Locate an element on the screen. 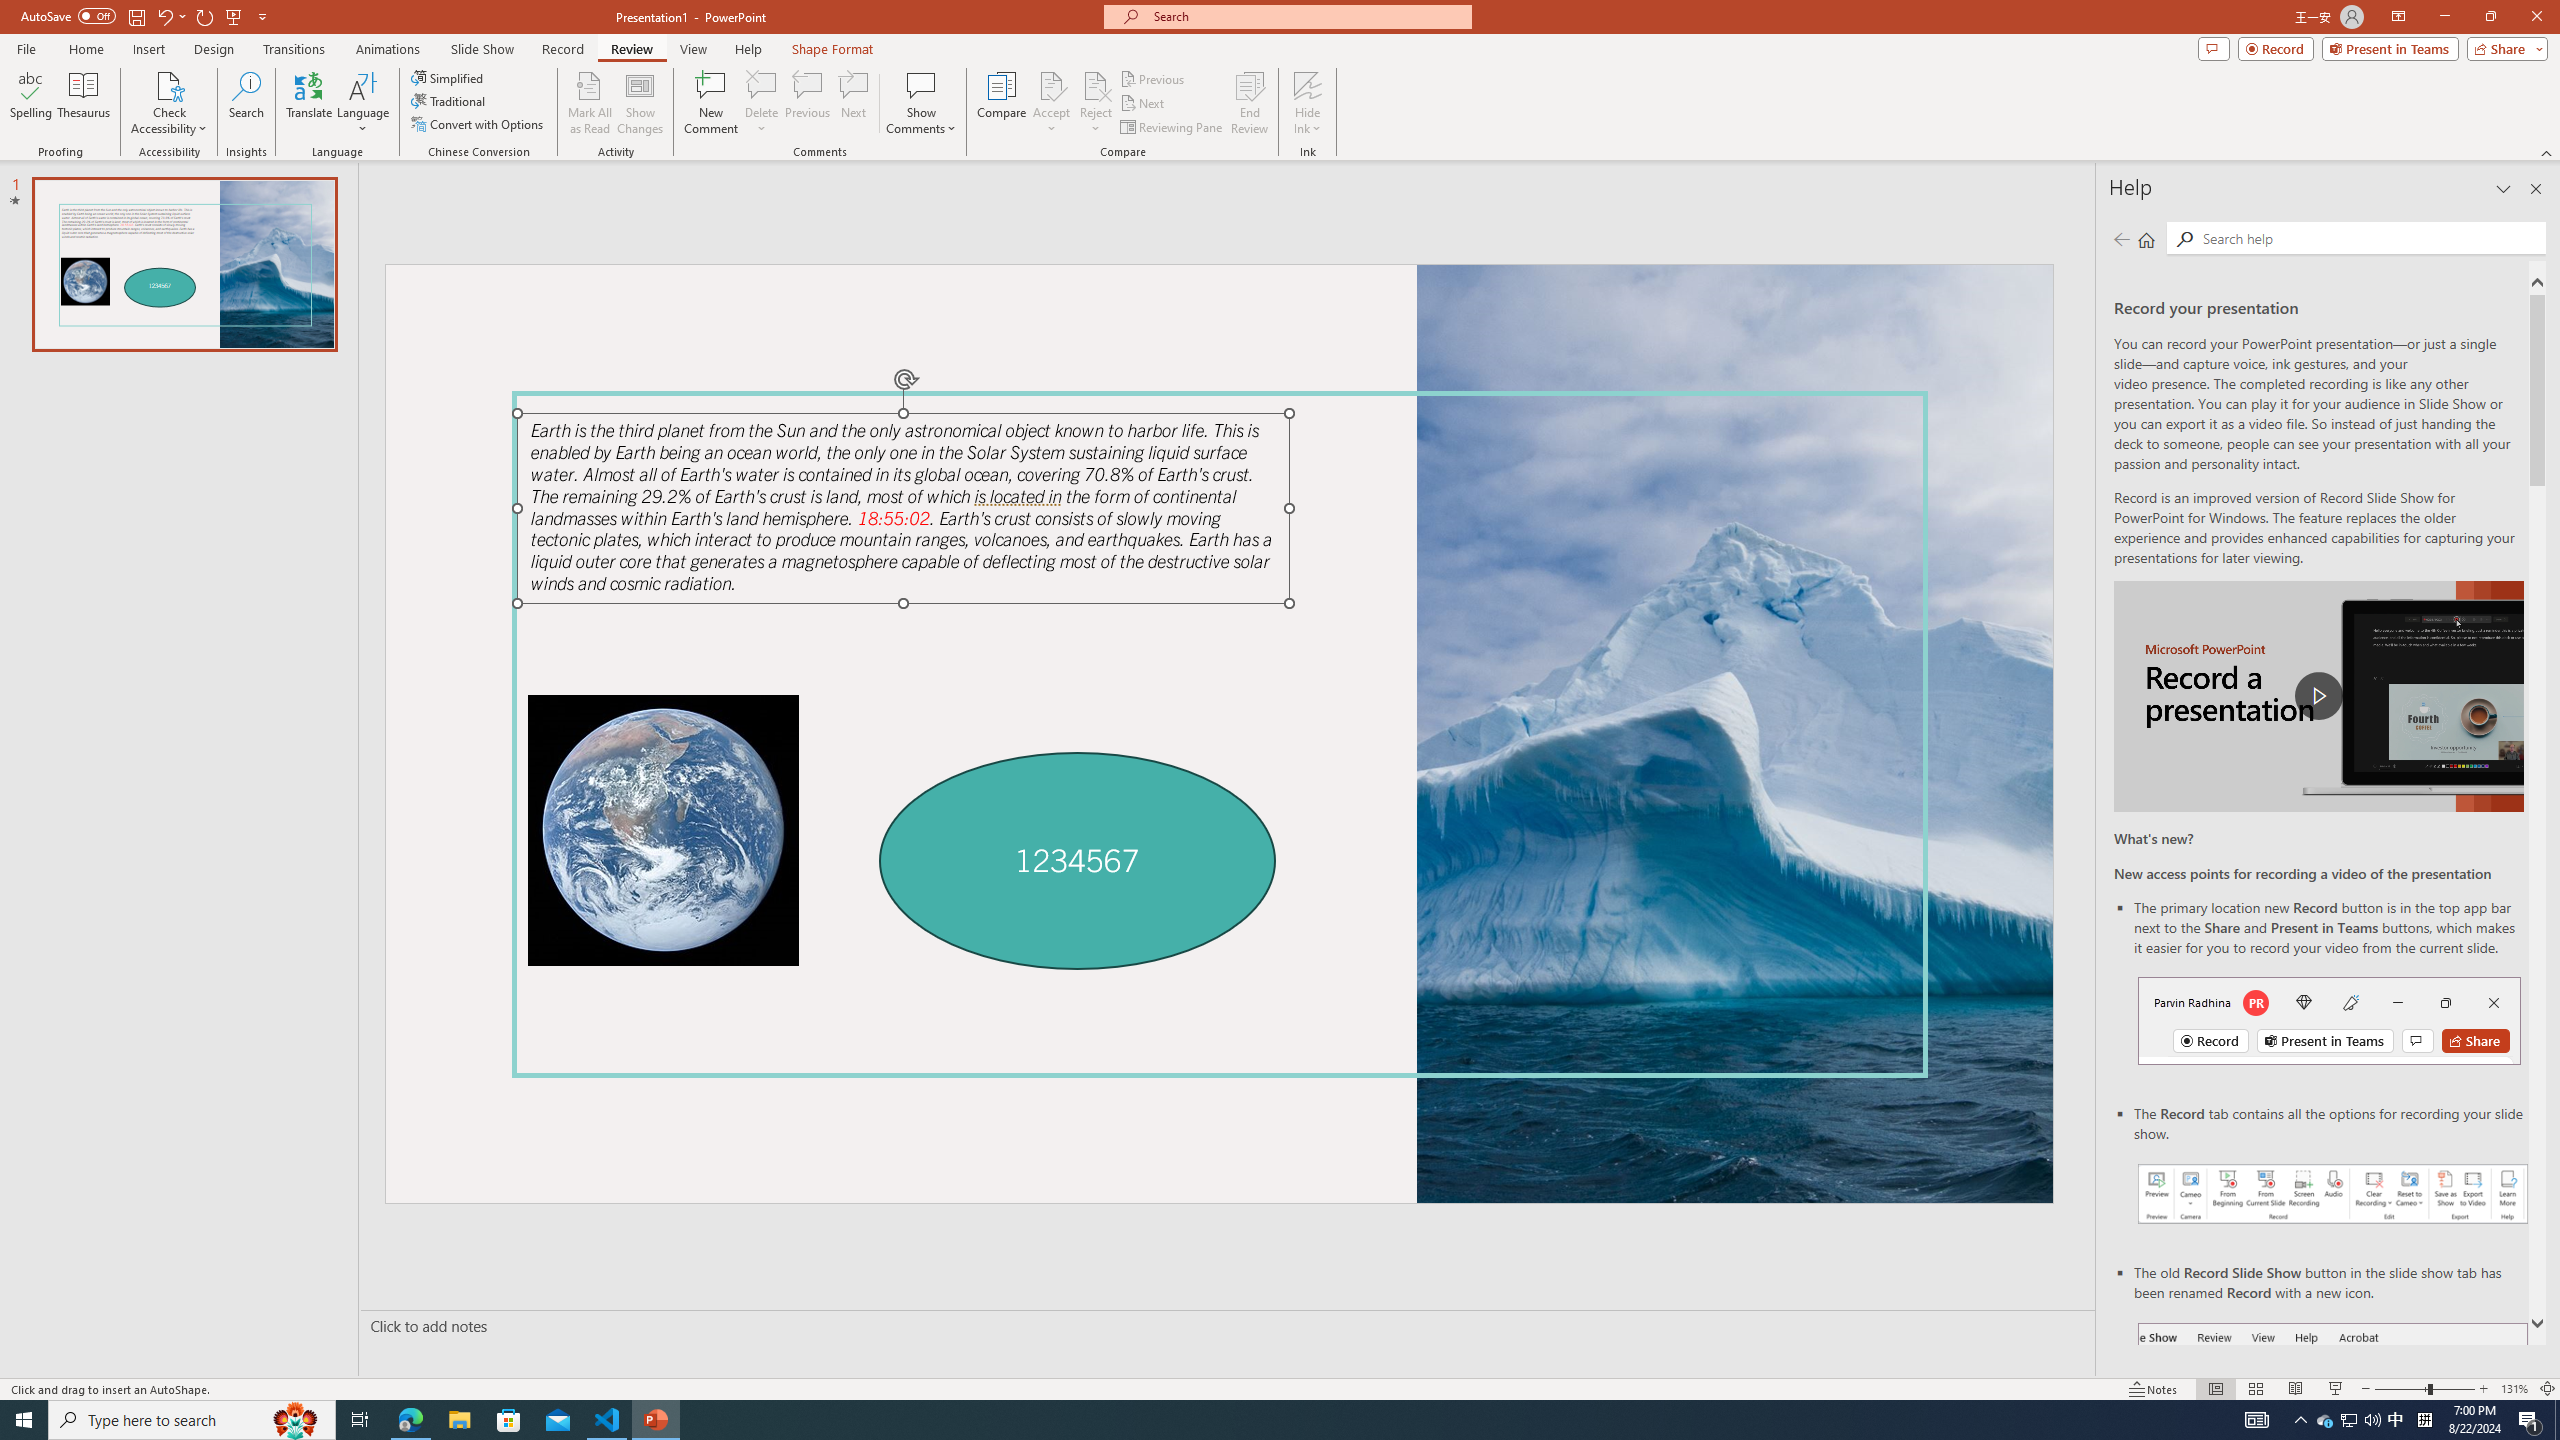  'Convert with Options...' is located at coordinates (477, 122).